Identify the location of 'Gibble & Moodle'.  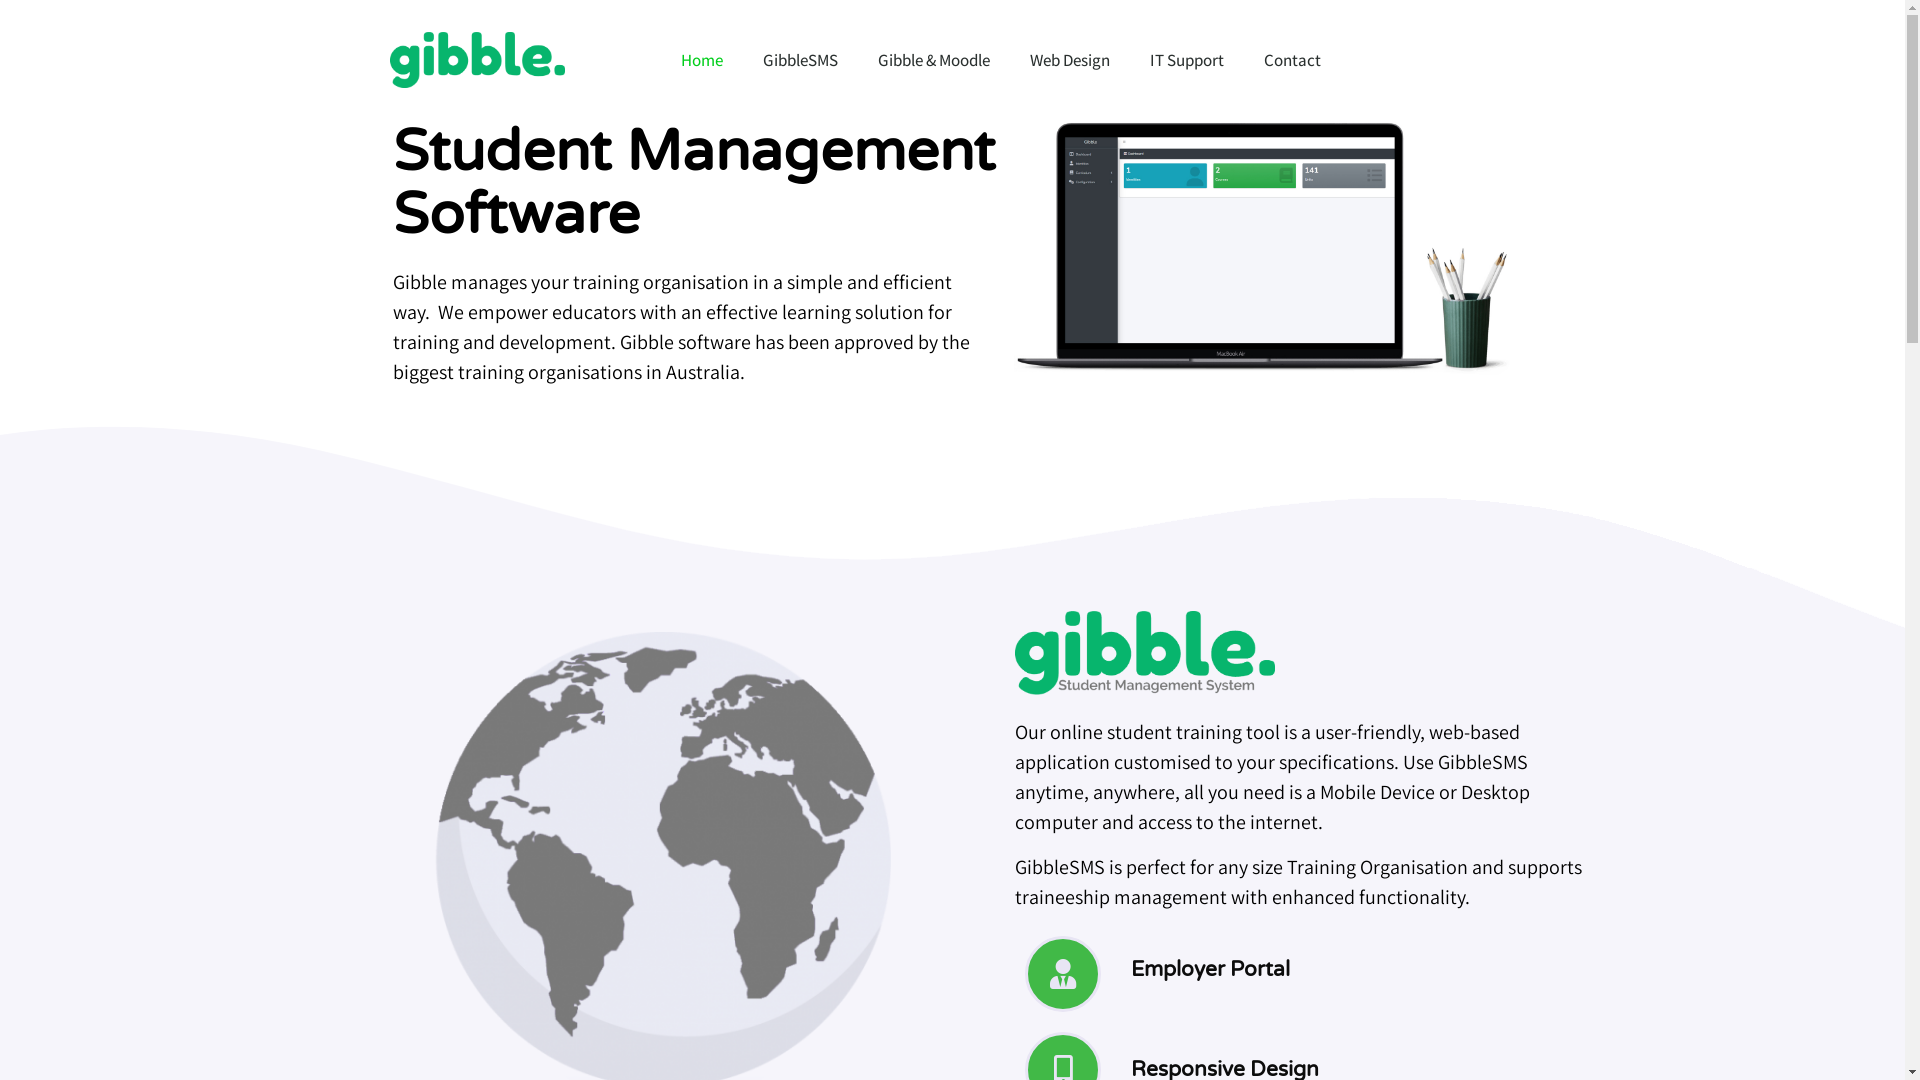
(933, 59).